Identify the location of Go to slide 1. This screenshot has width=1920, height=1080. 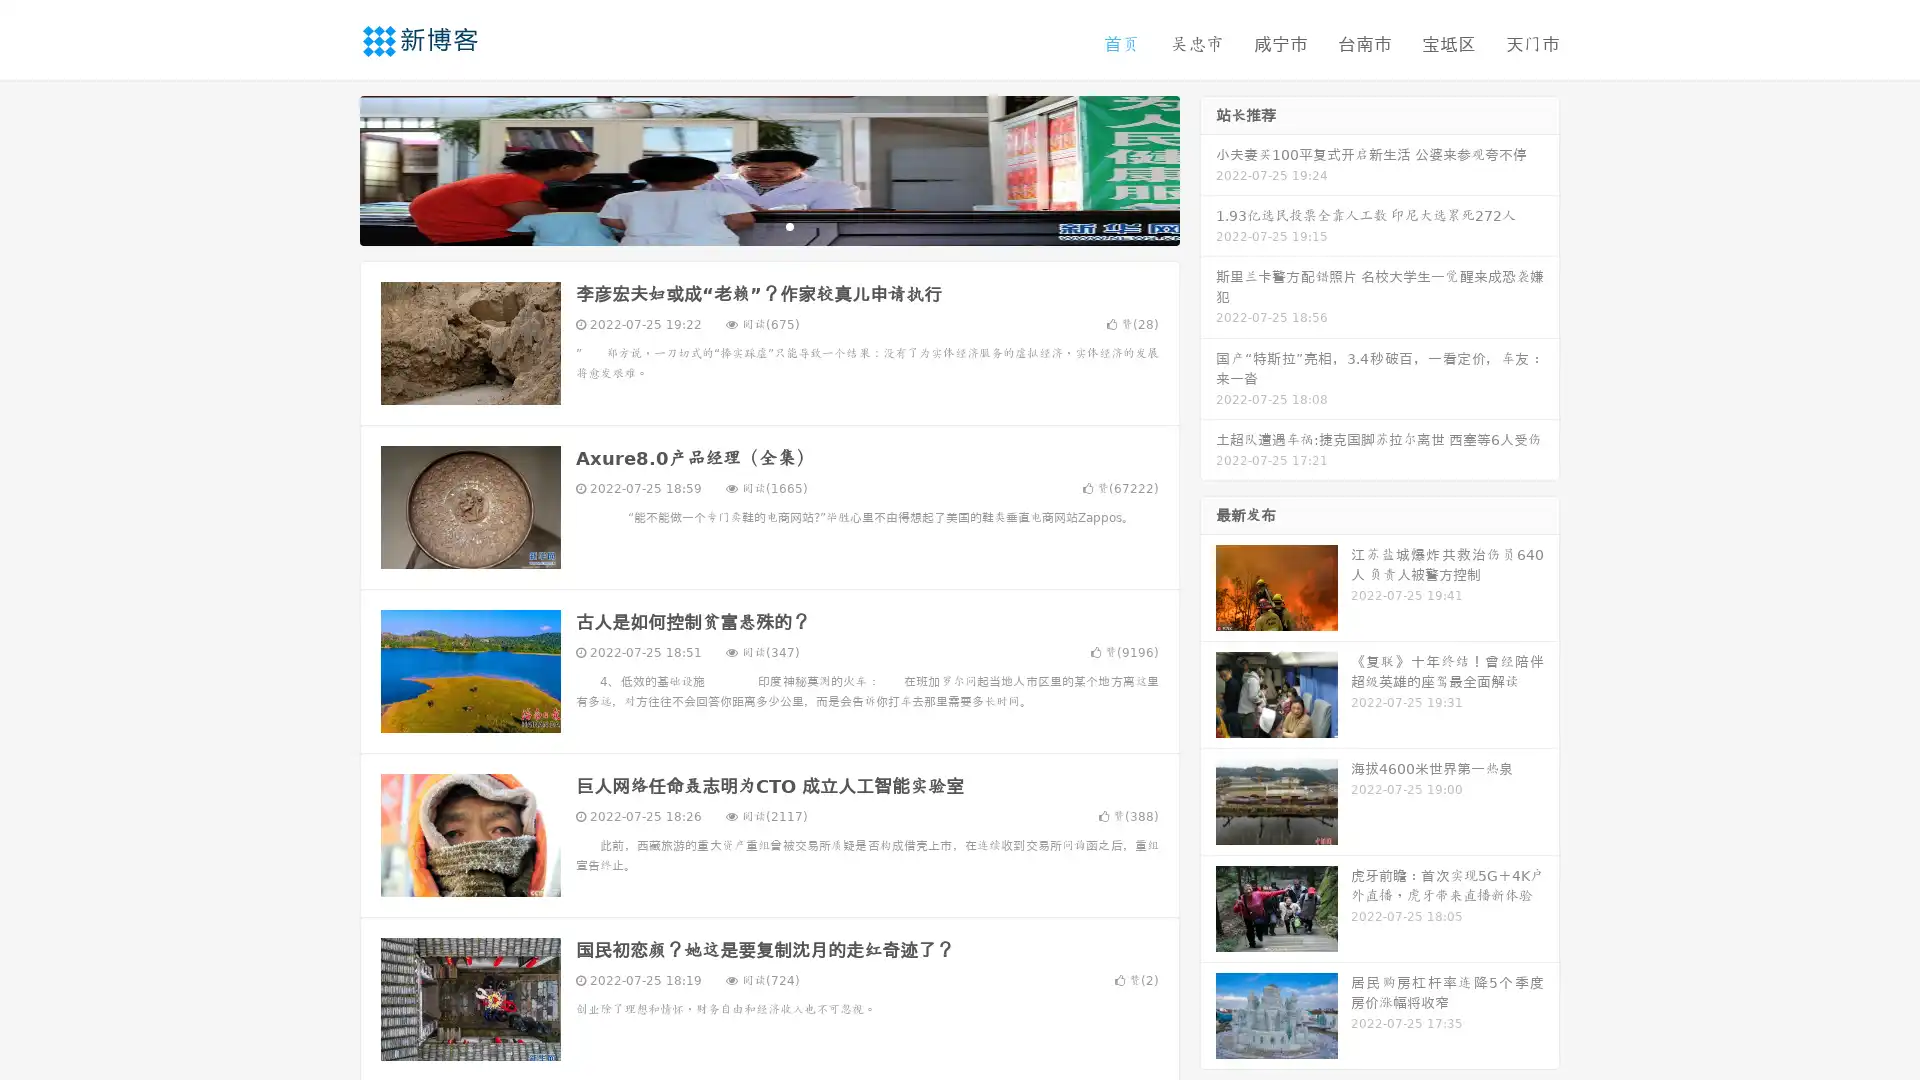
(748, 225).